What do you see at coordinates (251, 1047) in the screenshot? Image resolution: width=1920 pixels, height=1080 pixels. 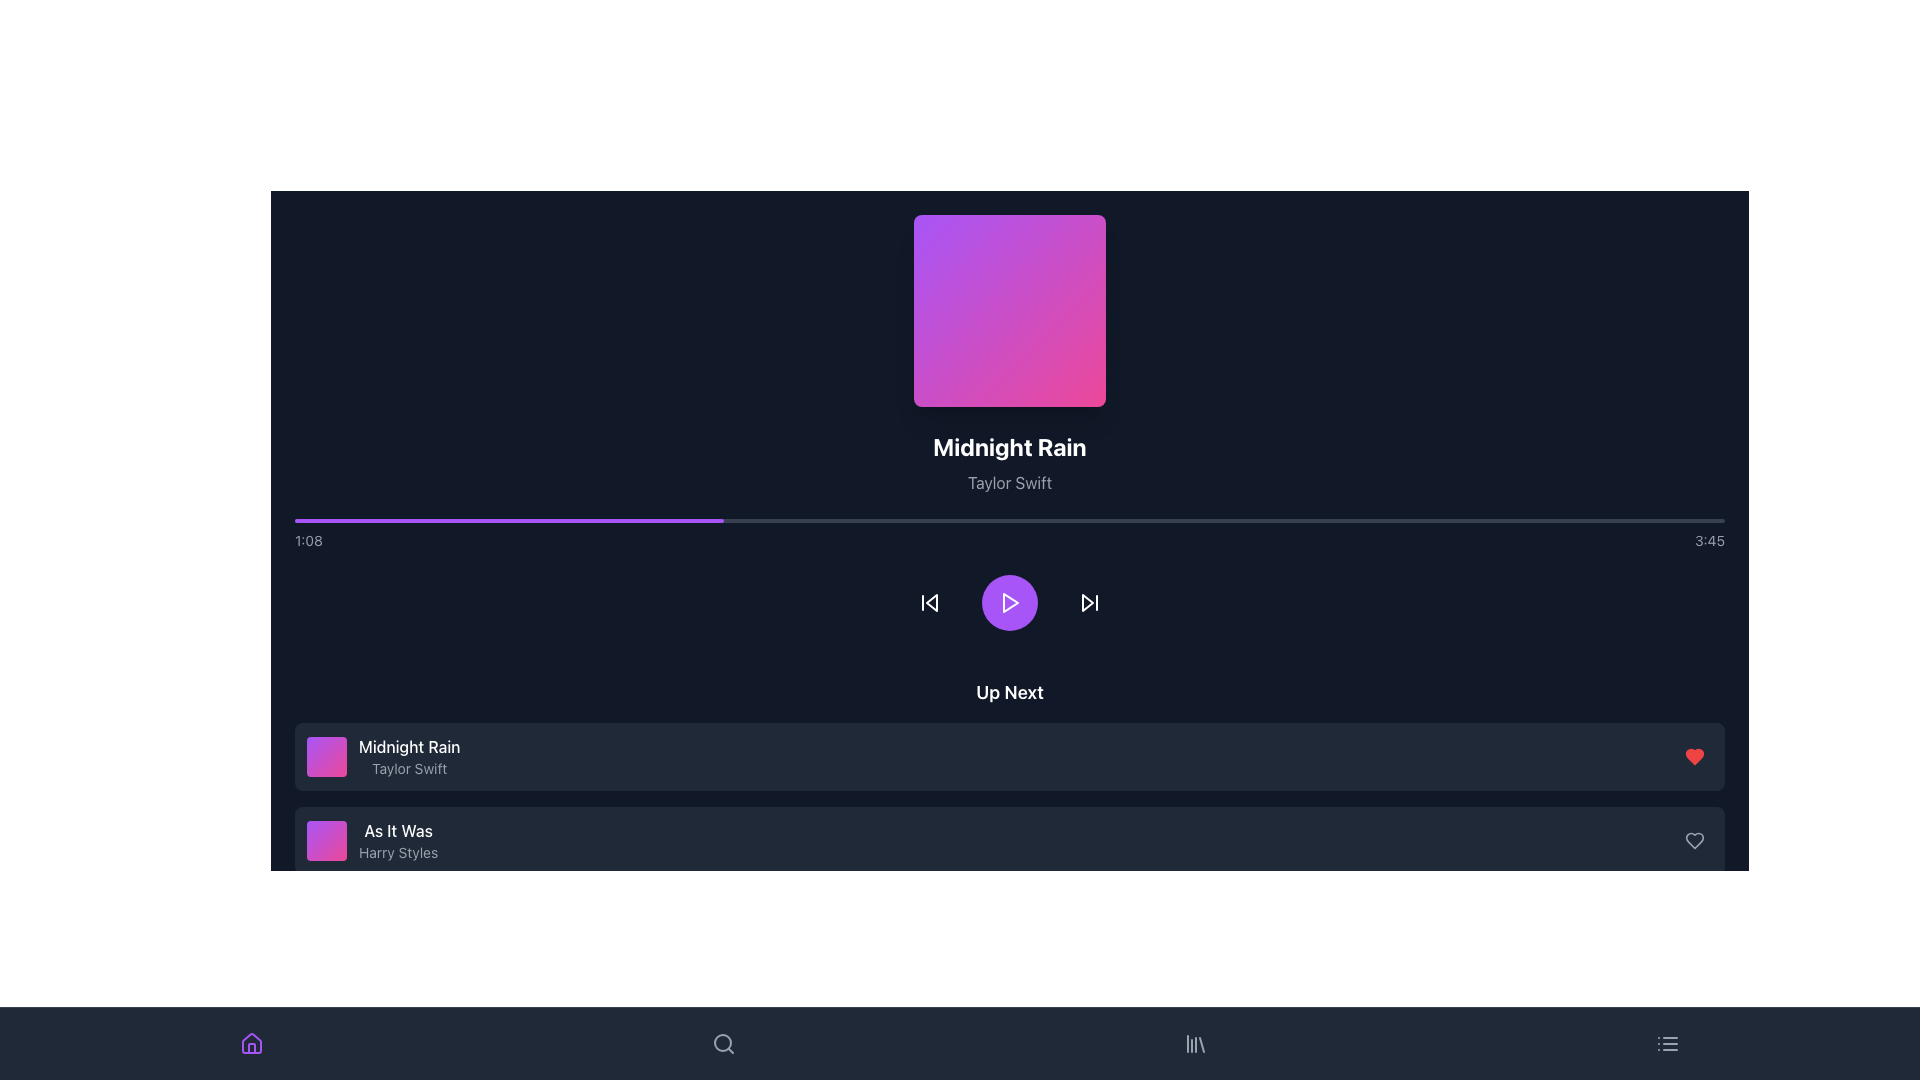 I see `the navigational icon located in the bottom navigation bar, which is the first icon from the left` at bounding box center [251, 1047].